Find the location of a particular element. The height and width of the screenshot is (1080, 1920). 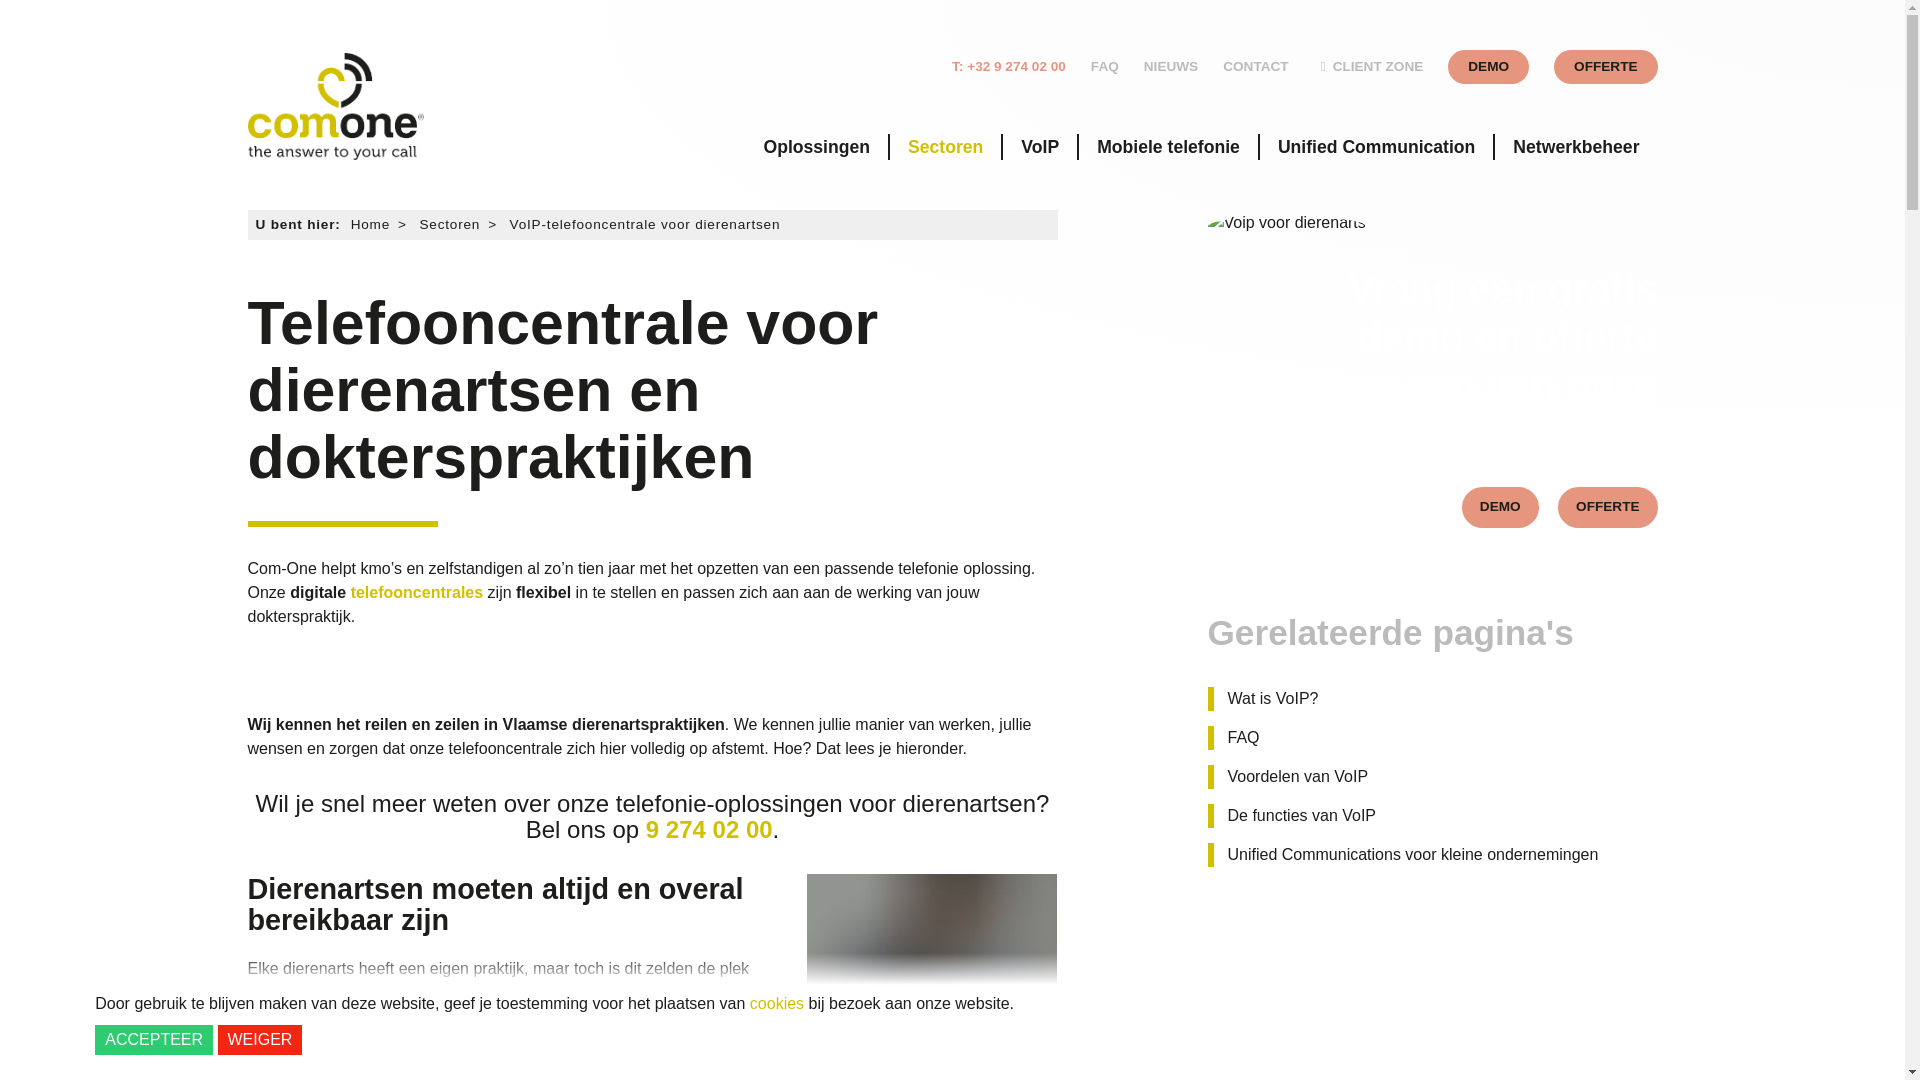

'OFFERTE' is located at coordinates (1605, 65).